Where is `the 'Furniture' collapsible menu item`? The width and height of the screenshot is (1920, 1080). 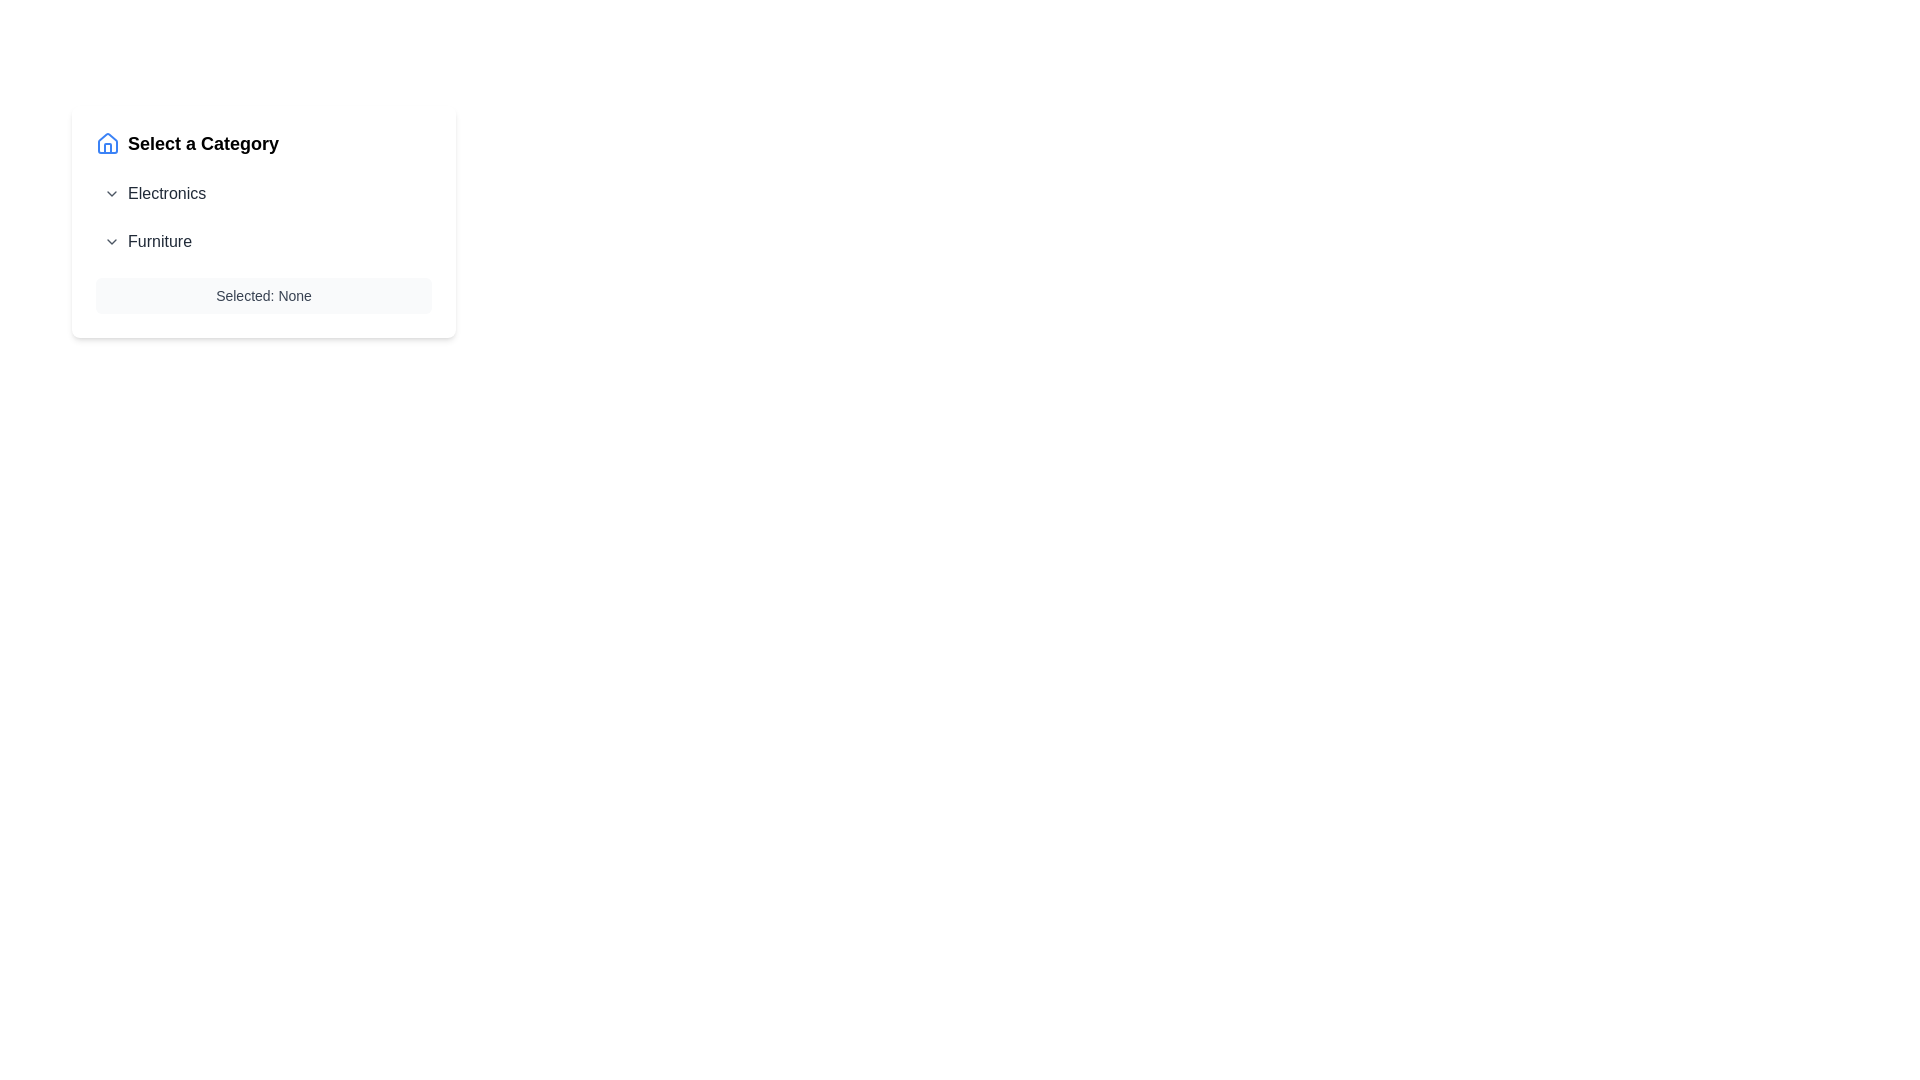 the 'Furniture' collapsible menu item is located at coordinates (263, 241).